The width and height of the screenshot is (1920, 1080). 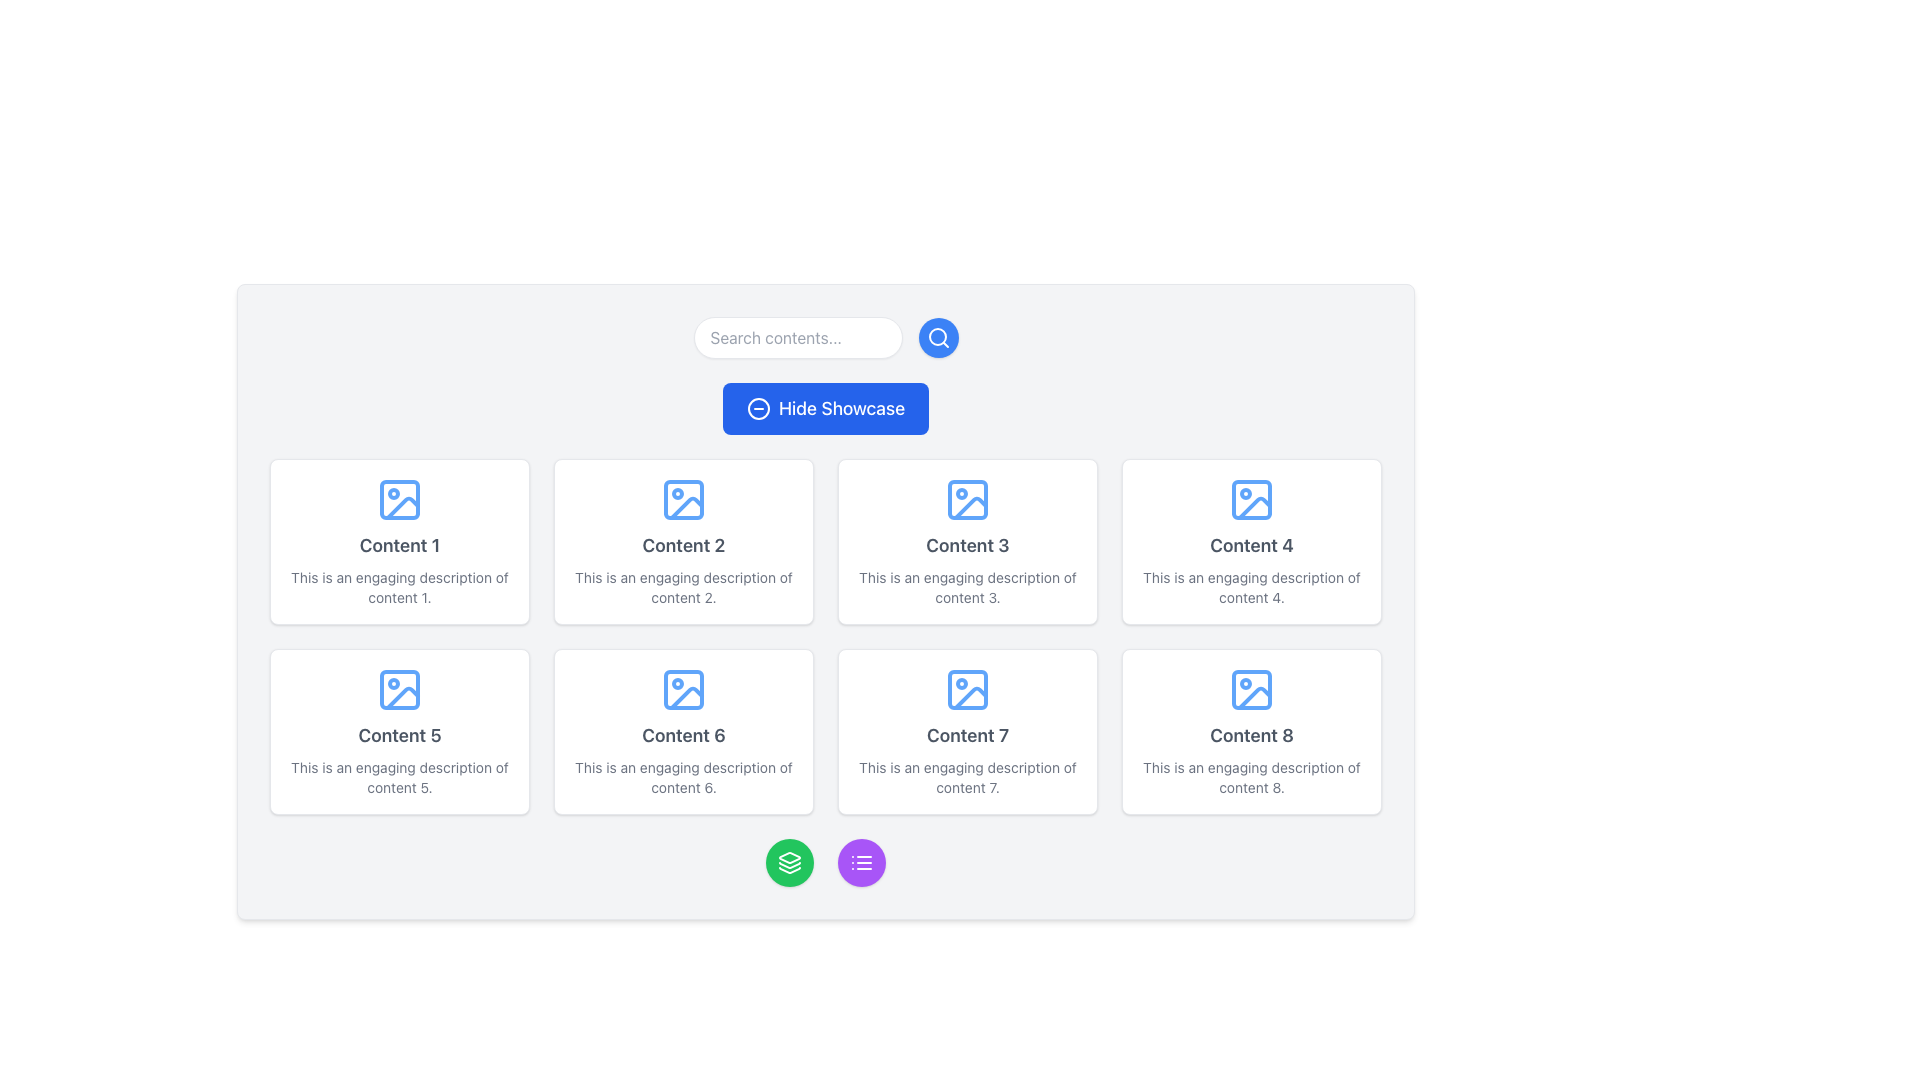 What do you see at coordinates (399, 499) in the screenshot?
I see `the stylized image placeholder icon located in the top-left content box, positioned above the bold text 'Content 1'` at bounding box center [399, 499].